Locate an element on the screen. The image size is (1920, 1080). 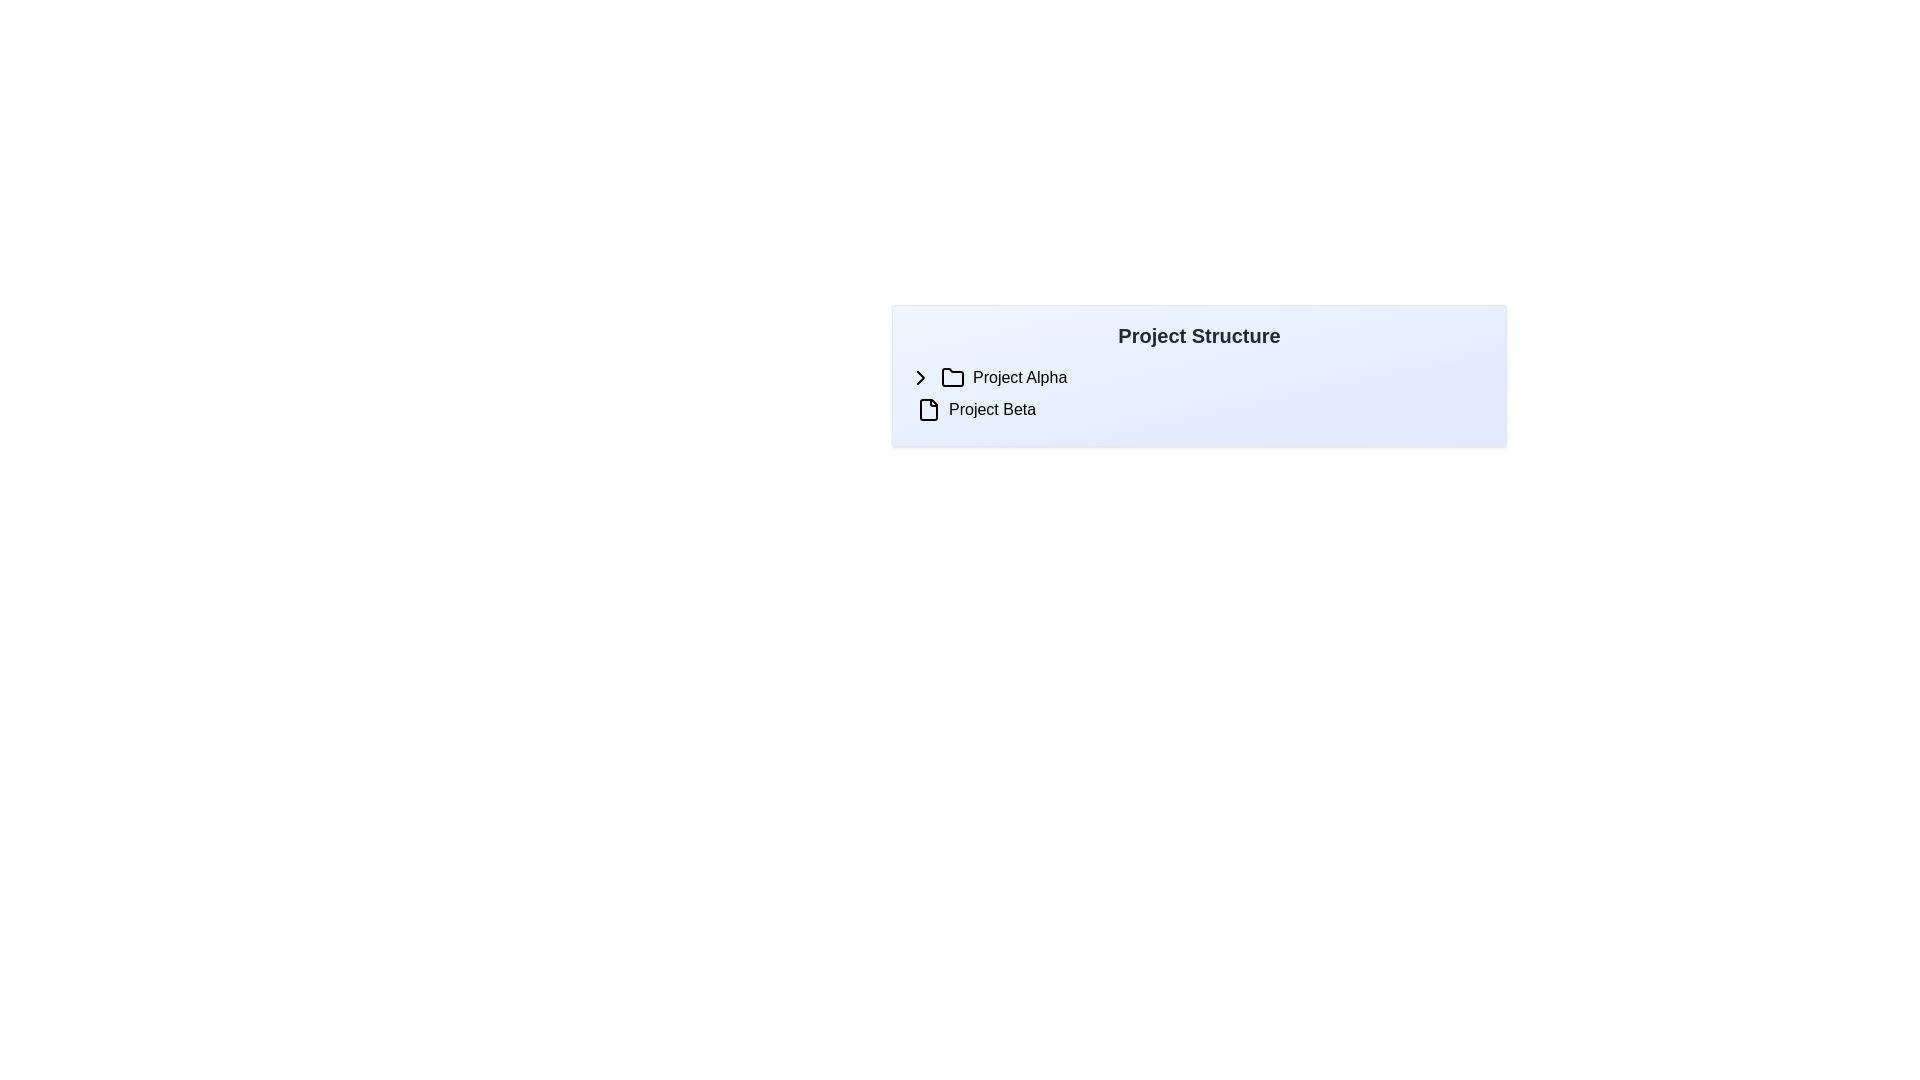
the toggle button is located at coordinates (920, 378).